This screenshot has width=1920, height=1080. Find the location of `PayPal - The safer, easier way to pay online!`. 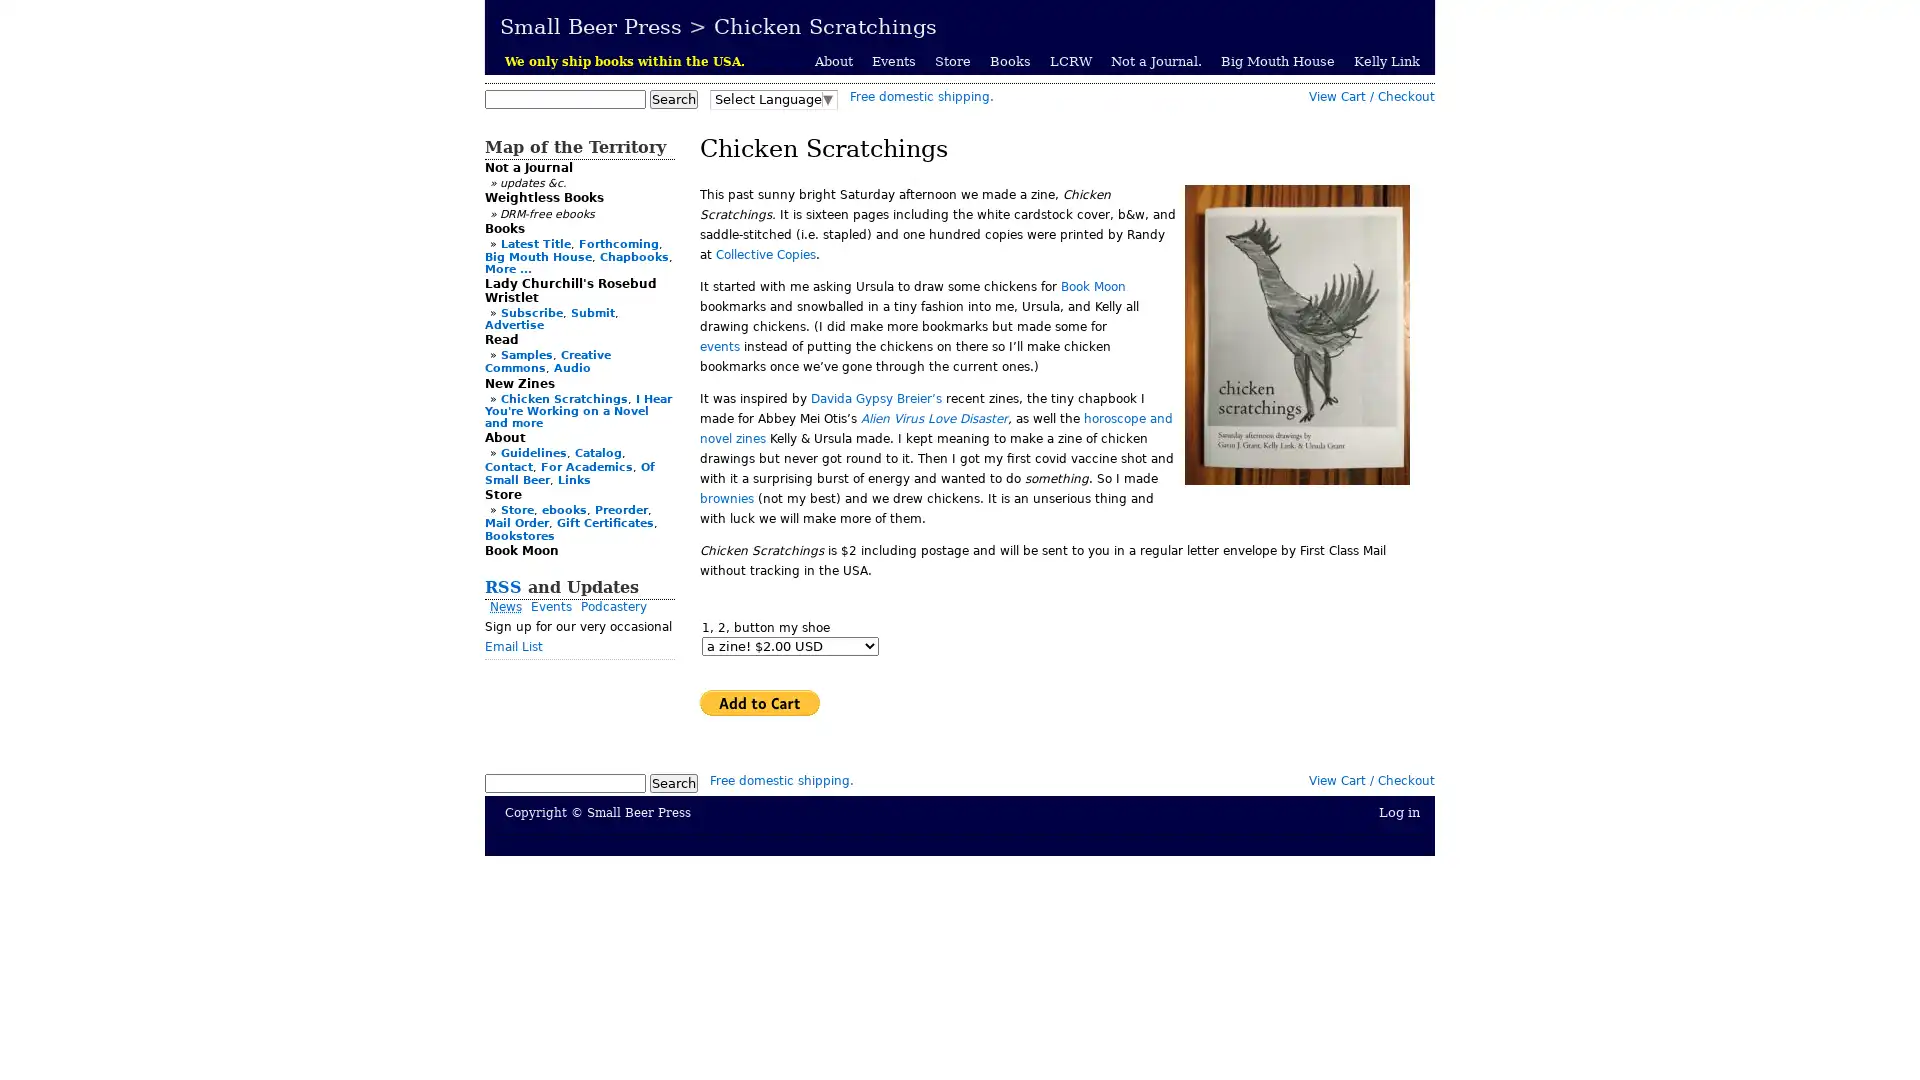

PayPal - The safer, easier way to pay online! is located at coordinates (758, 701).